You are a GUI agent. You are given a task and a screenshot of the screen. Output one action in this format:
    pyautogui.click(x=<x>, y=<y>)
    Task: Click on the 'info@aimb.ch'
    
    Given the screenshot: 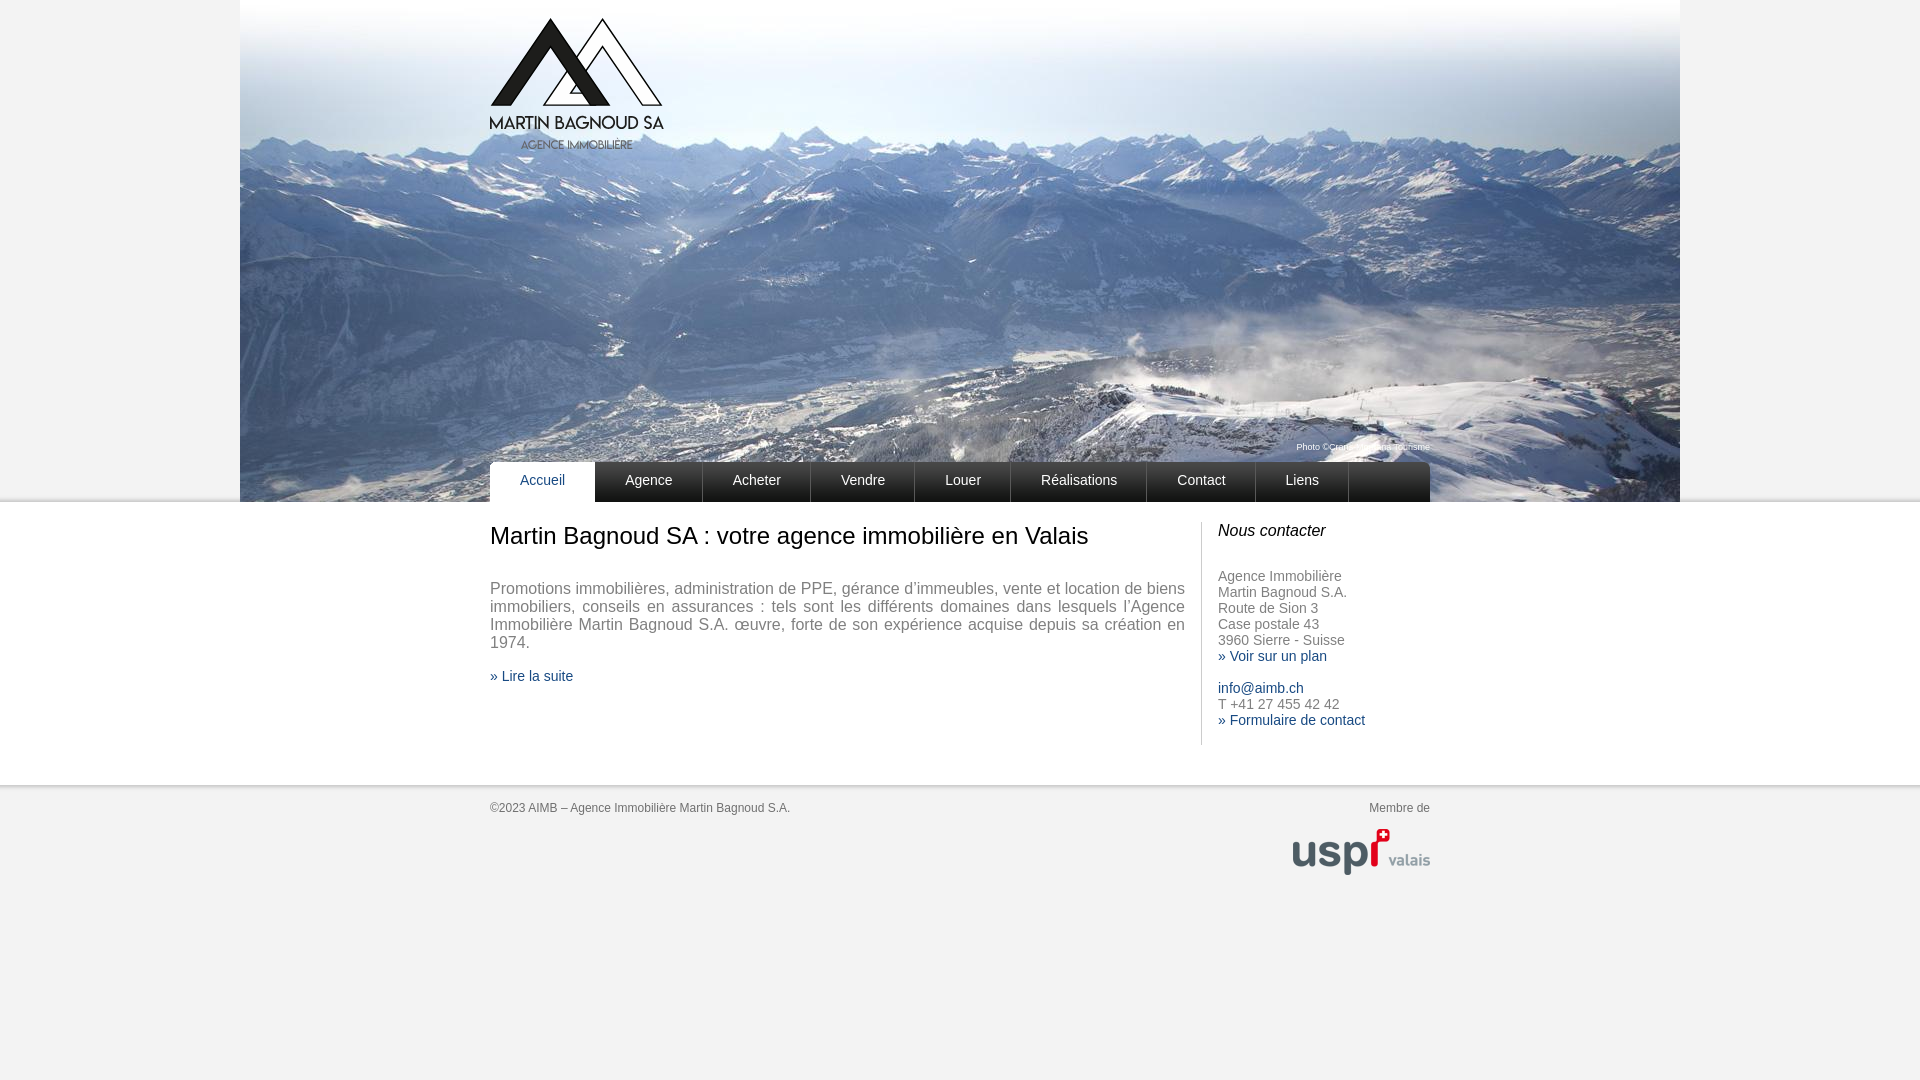 What is the action you would take?
    pyautogui.click(x=1260, y=686)
    